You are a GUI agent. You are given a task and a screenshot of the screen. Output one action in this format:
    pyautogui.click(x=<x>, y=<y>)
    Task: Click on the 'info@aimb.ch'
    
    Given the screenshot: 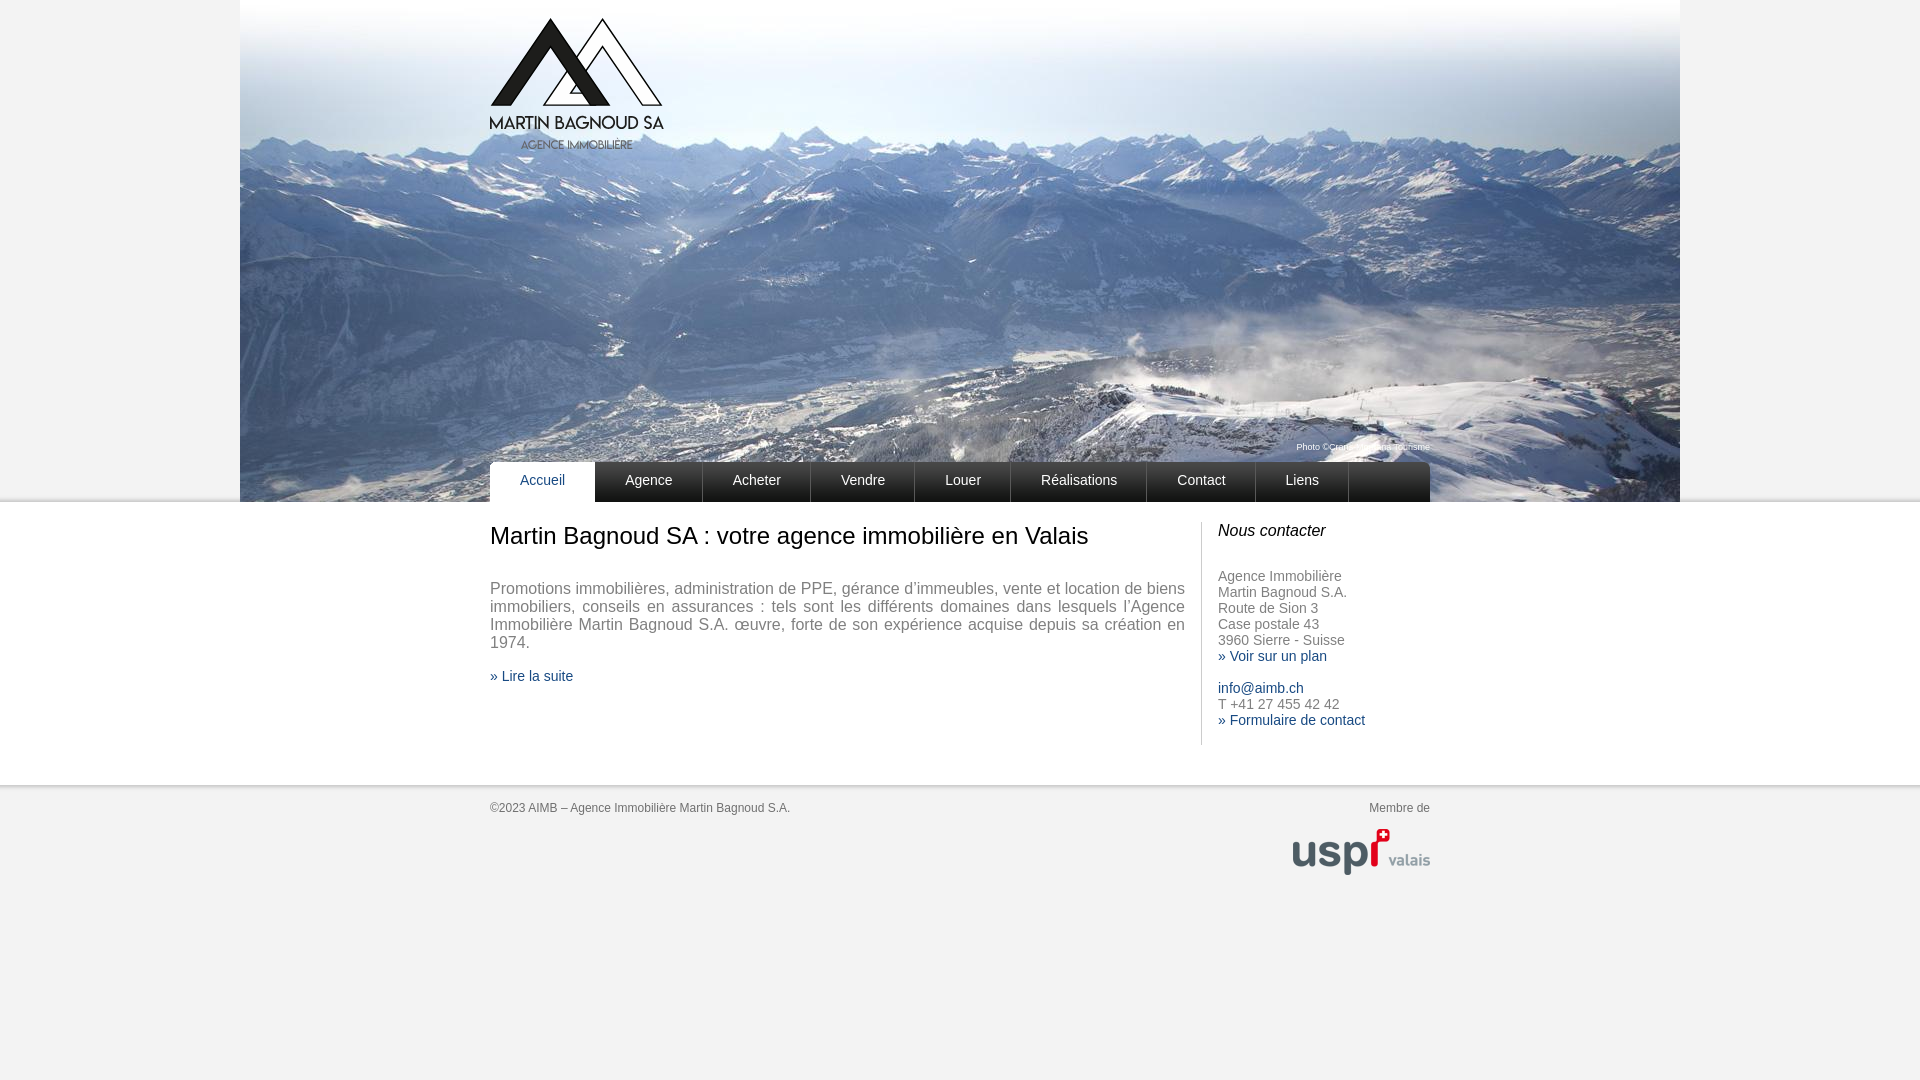 What is the action you would take?
    pyautogui.click(x=1260, y=686)
    